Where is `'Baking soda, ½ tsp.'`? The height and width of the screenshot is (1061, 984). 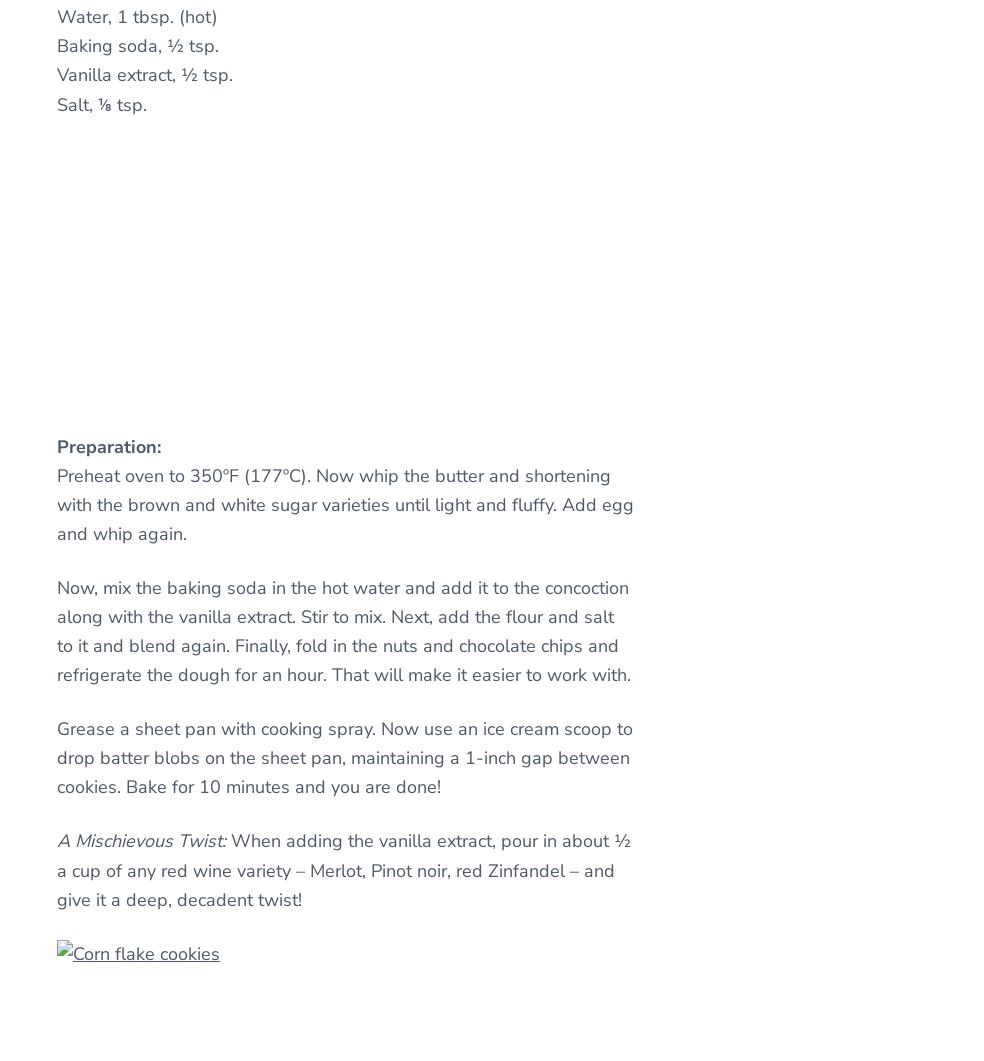 'Baking soda, ½ tsp.' is located at coordinates (137, 46).